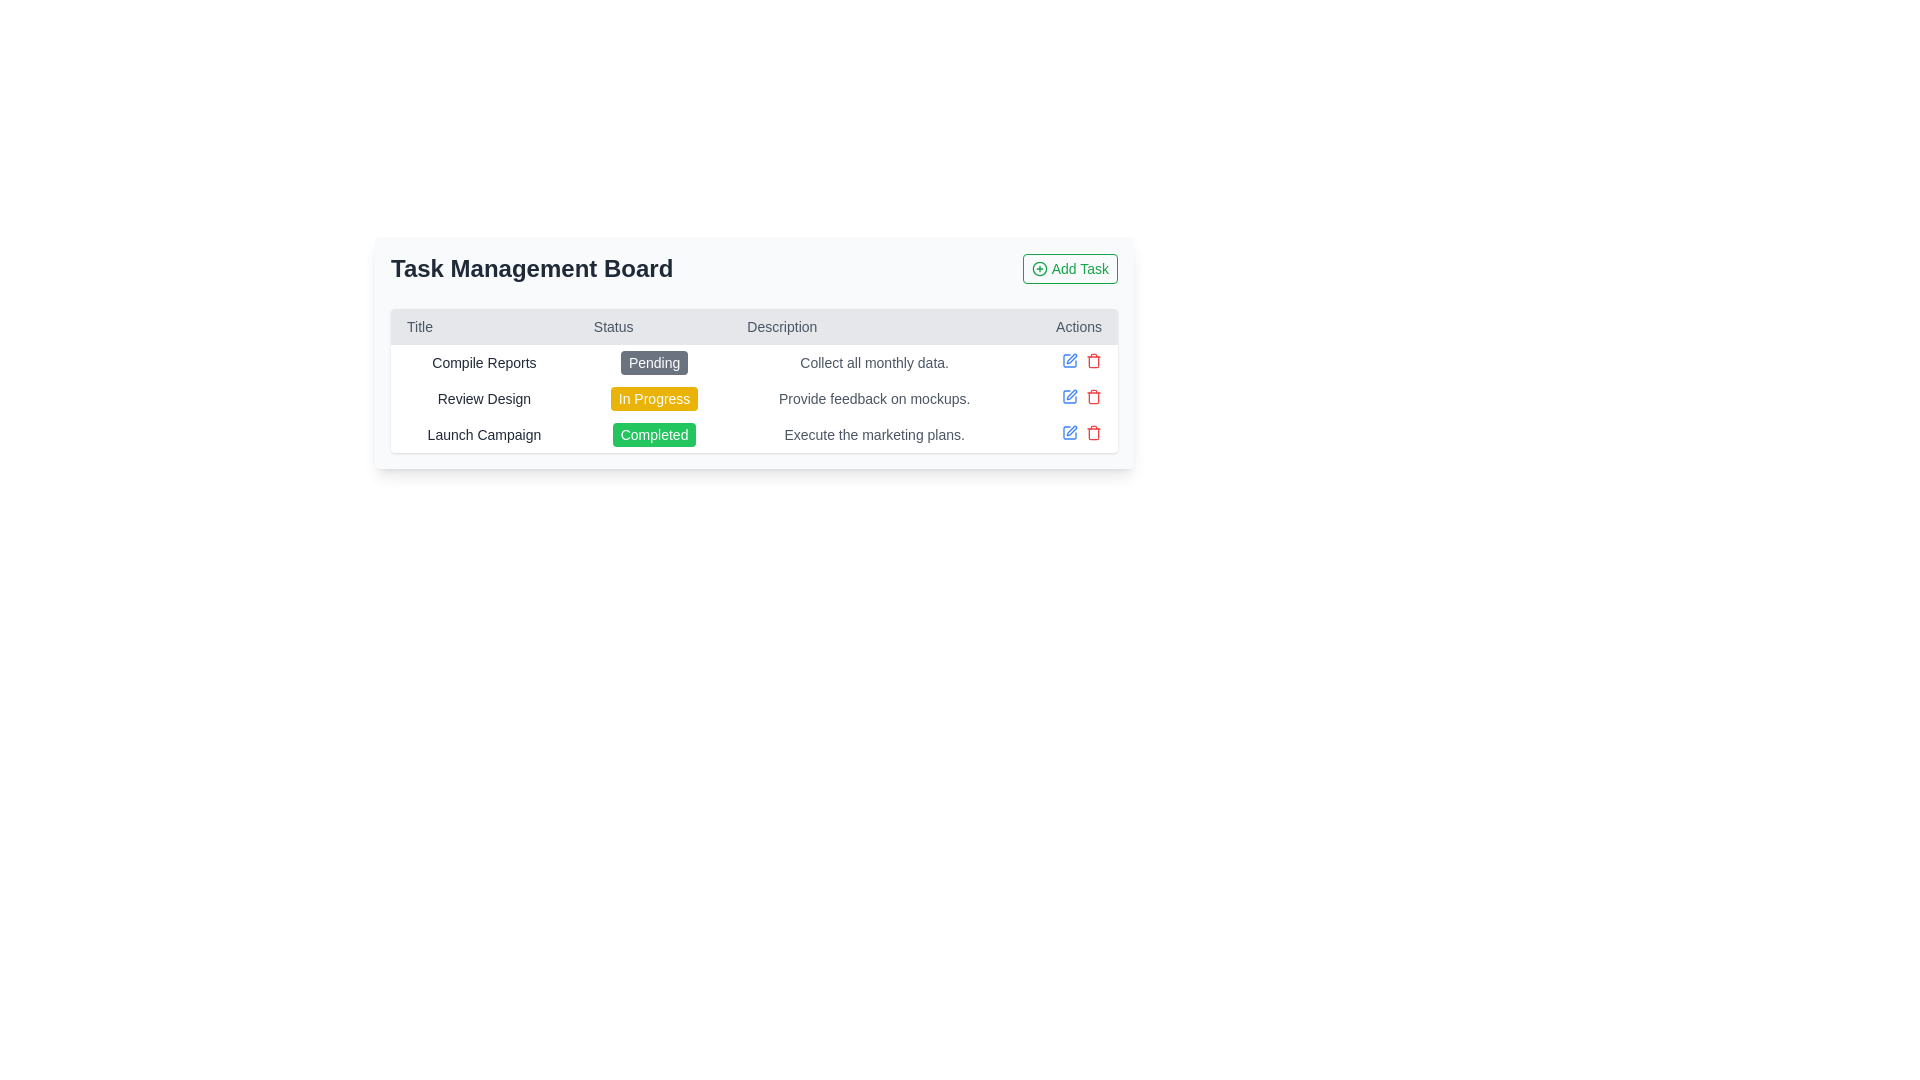 The image size is (1920, 1080). Describe the element at coordinates (654, 362) in the screenshot. I see `the status label indicating the current task progress for 'Compile Reports', which is the first item in the 'Status' column of the table` at that location.